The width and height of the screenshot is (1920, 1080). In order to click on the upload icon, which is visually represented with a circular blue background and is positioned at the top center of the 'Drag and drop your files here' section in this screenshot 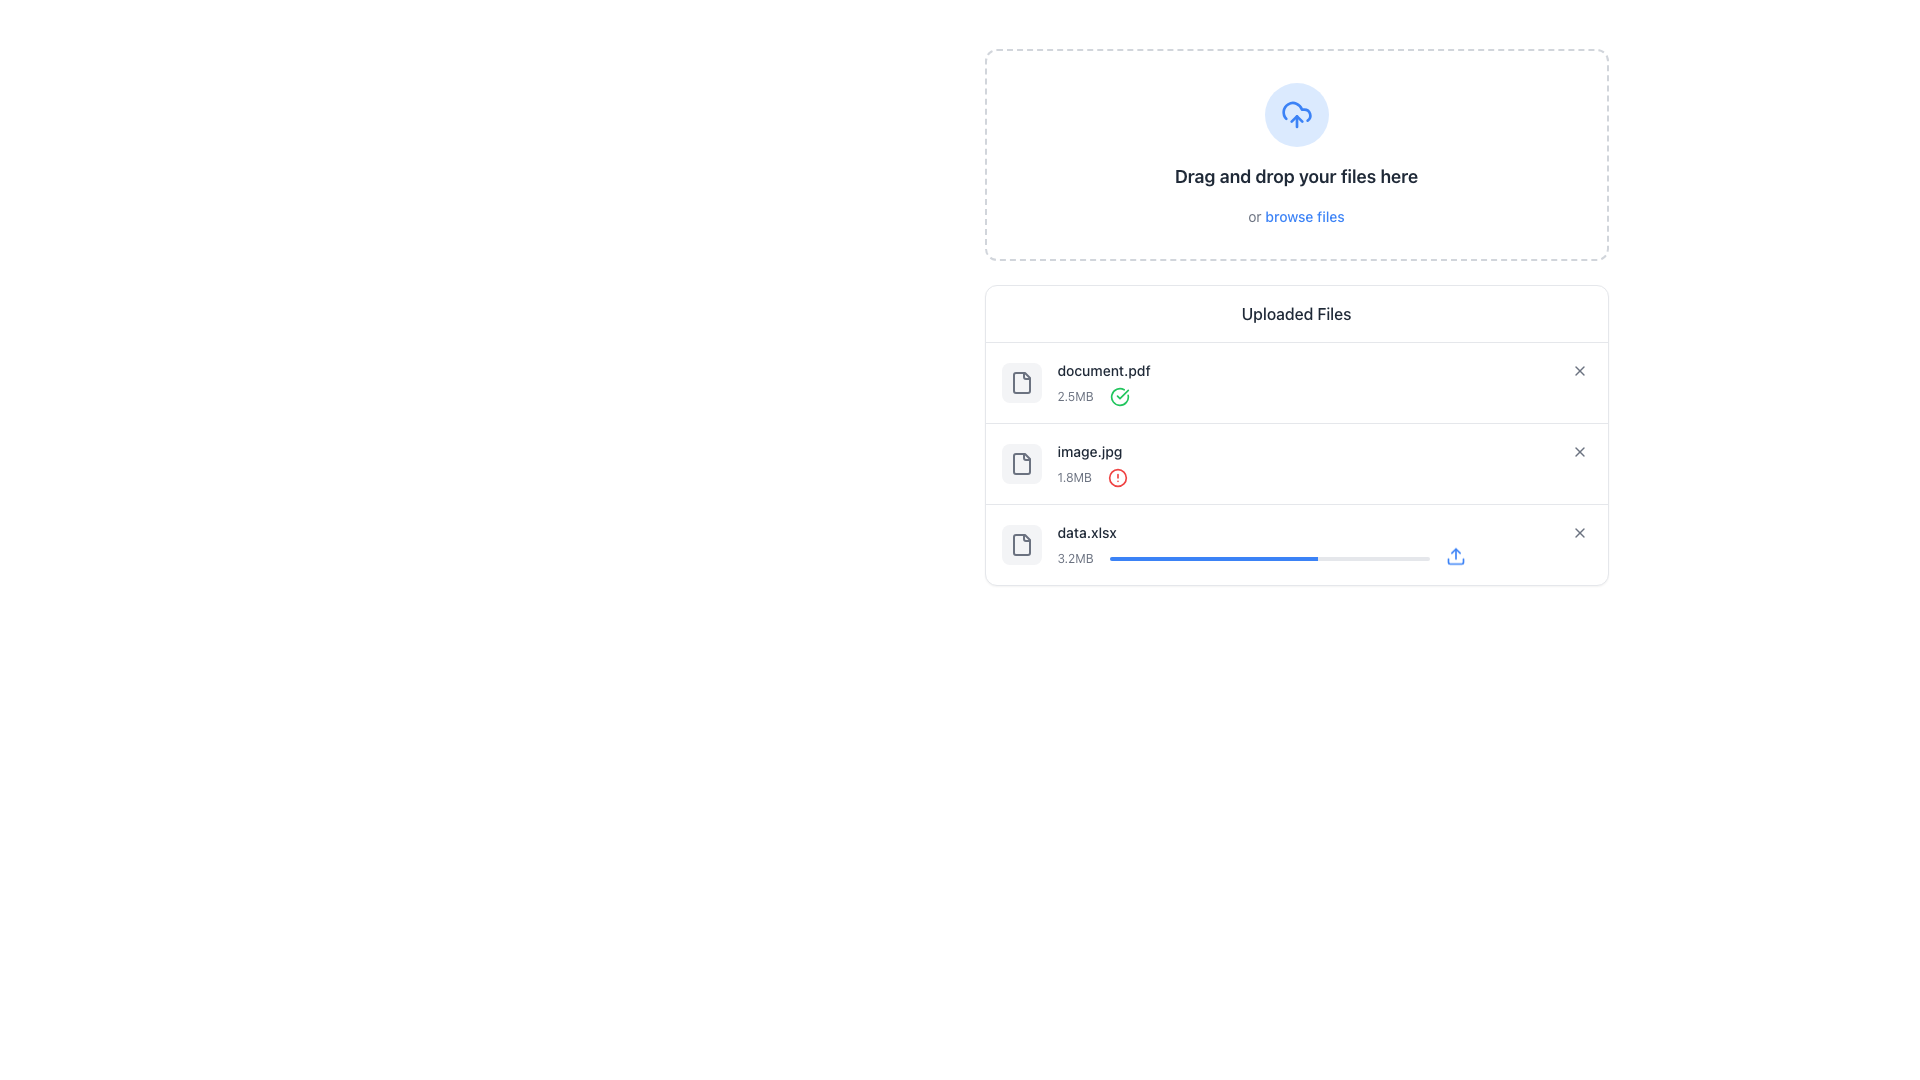, I will do `click(1296, 115)`.